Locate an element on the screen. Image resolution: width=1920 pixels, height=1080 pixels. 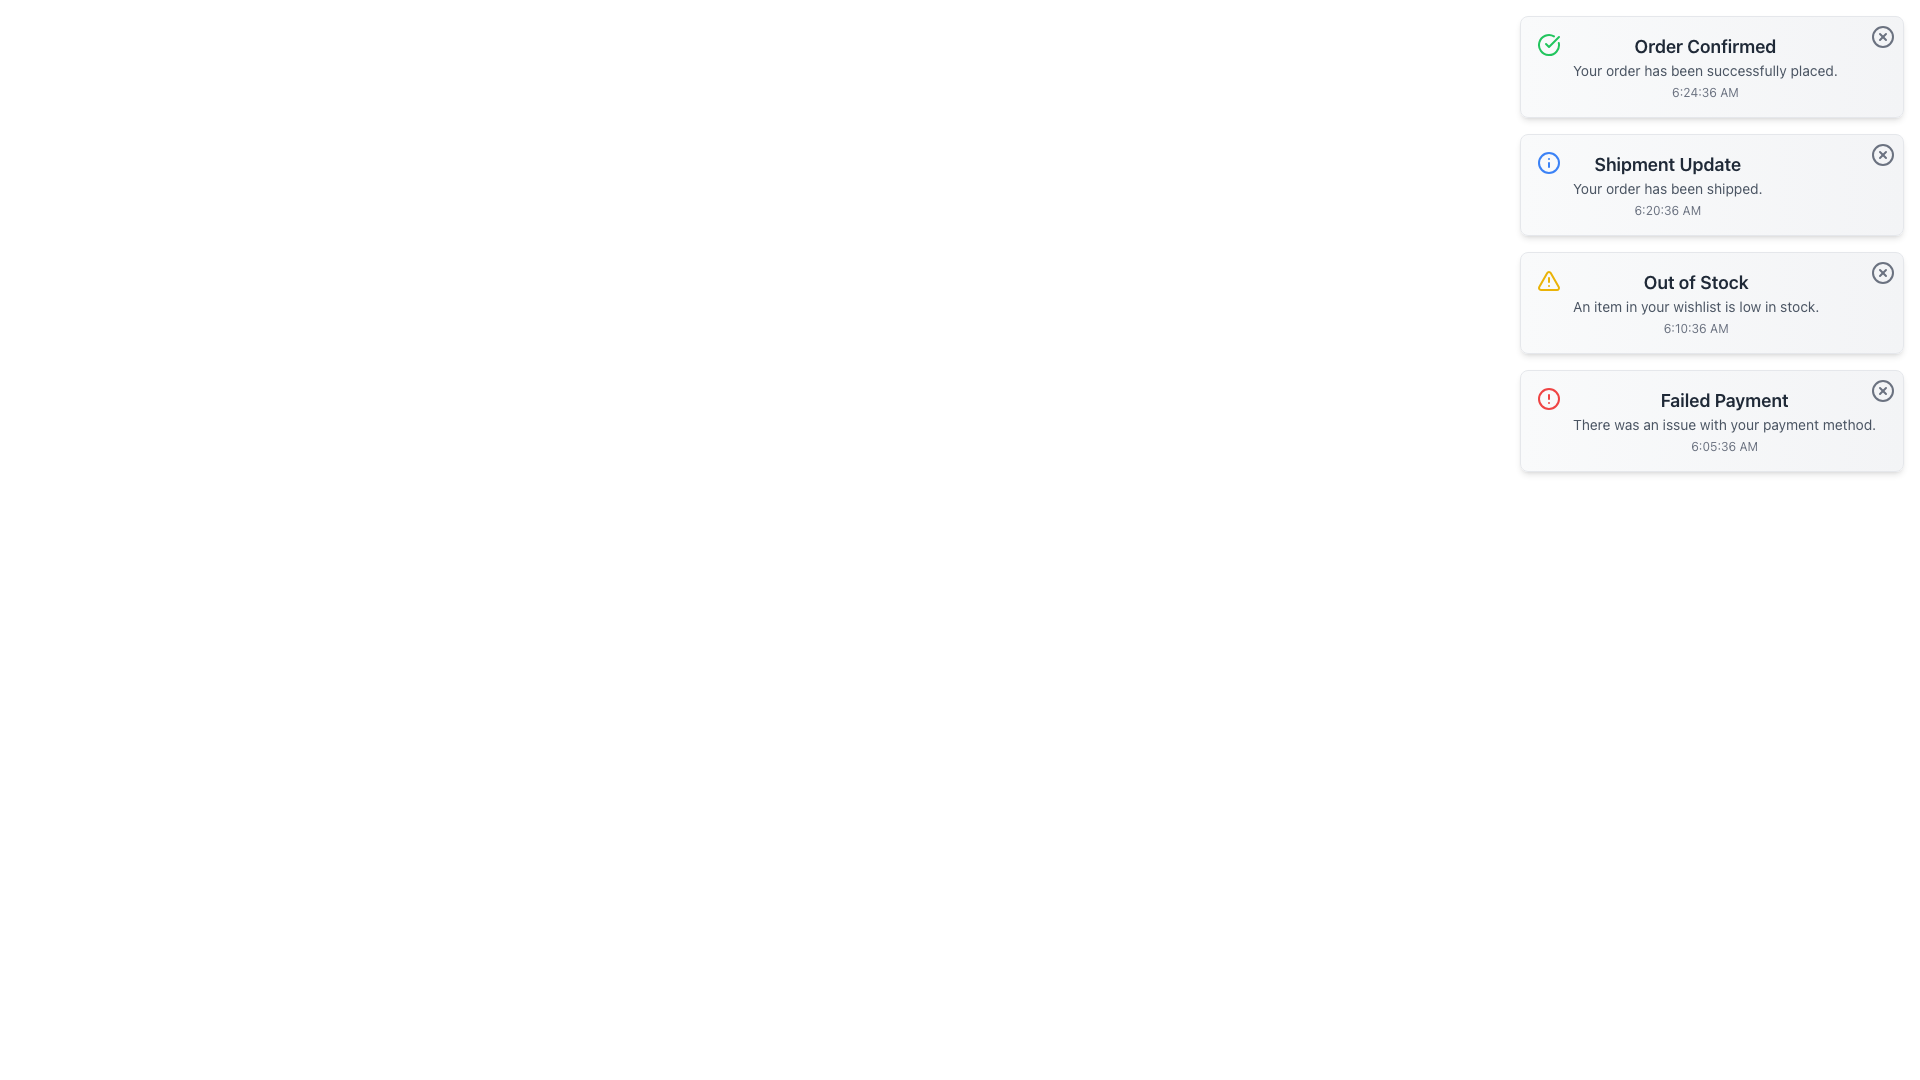
the close button located in the top-right corner of the 'Failed Payment' notification card to trigger a visual response is located at coordinates (1881, 390).